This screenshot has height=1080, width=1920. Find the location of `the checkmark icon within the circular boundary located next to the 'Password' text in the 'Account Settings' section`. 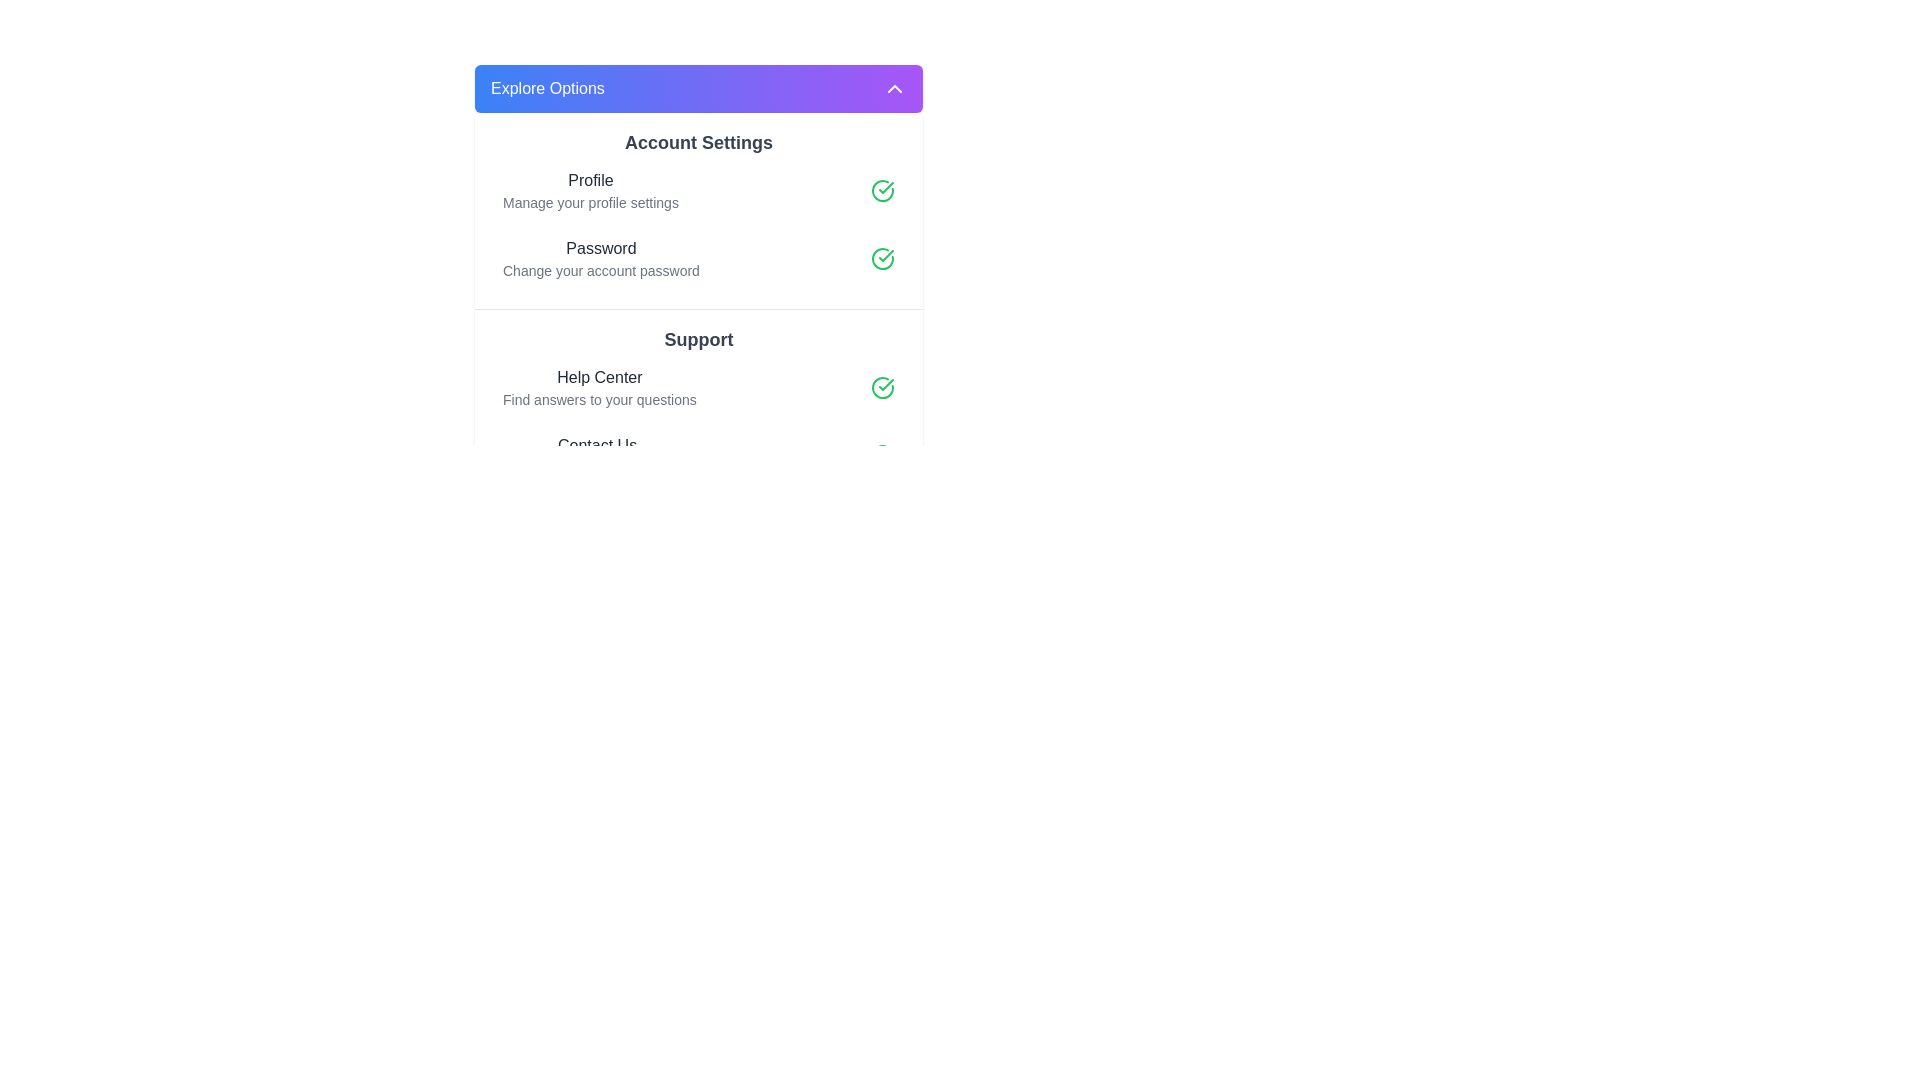

the checkmark icon within the circular boundary located next to the 'Password' text in the 'Account Settings' section is located at coordinates (885, 254).